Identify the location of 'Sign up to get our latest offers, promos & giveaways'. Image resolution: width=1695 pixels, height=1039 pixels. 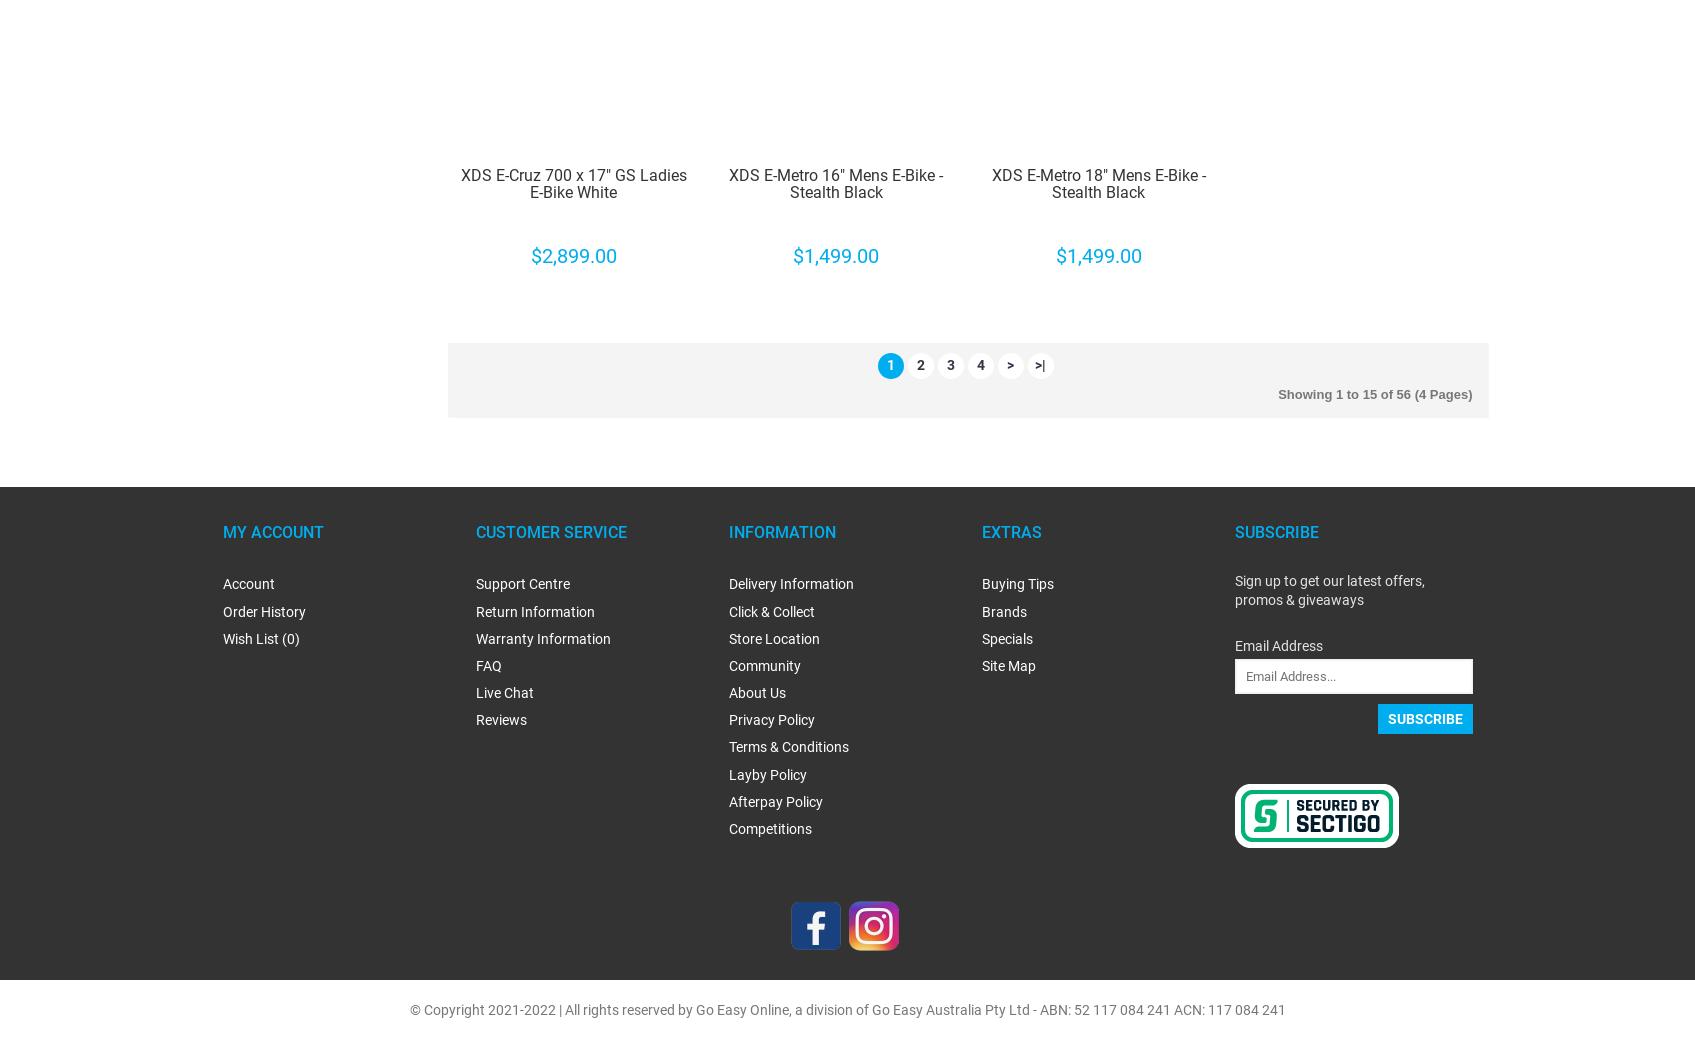
(1329, 590).